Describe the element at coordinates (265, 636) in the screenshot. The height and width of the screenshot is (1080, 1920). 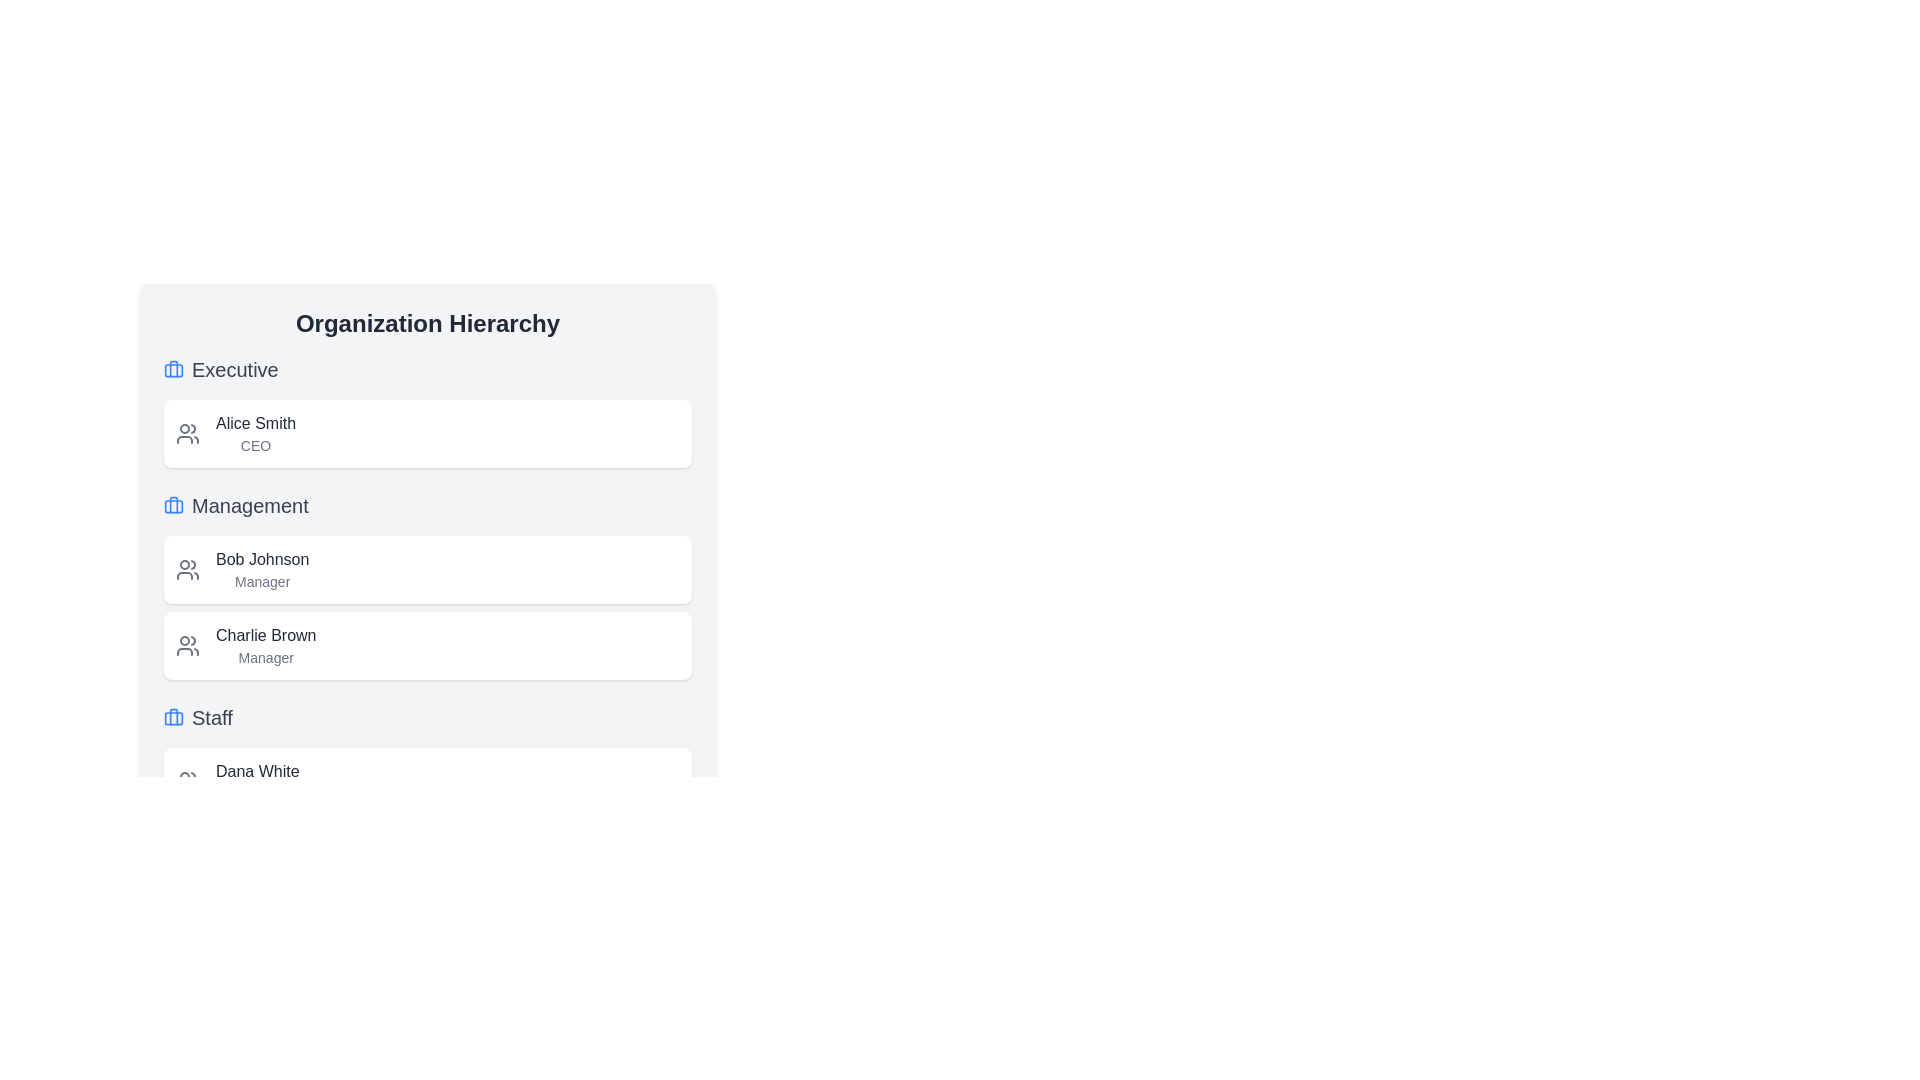
I see `the text element displaying 'Charlie Brown' in the Management section` at that location.